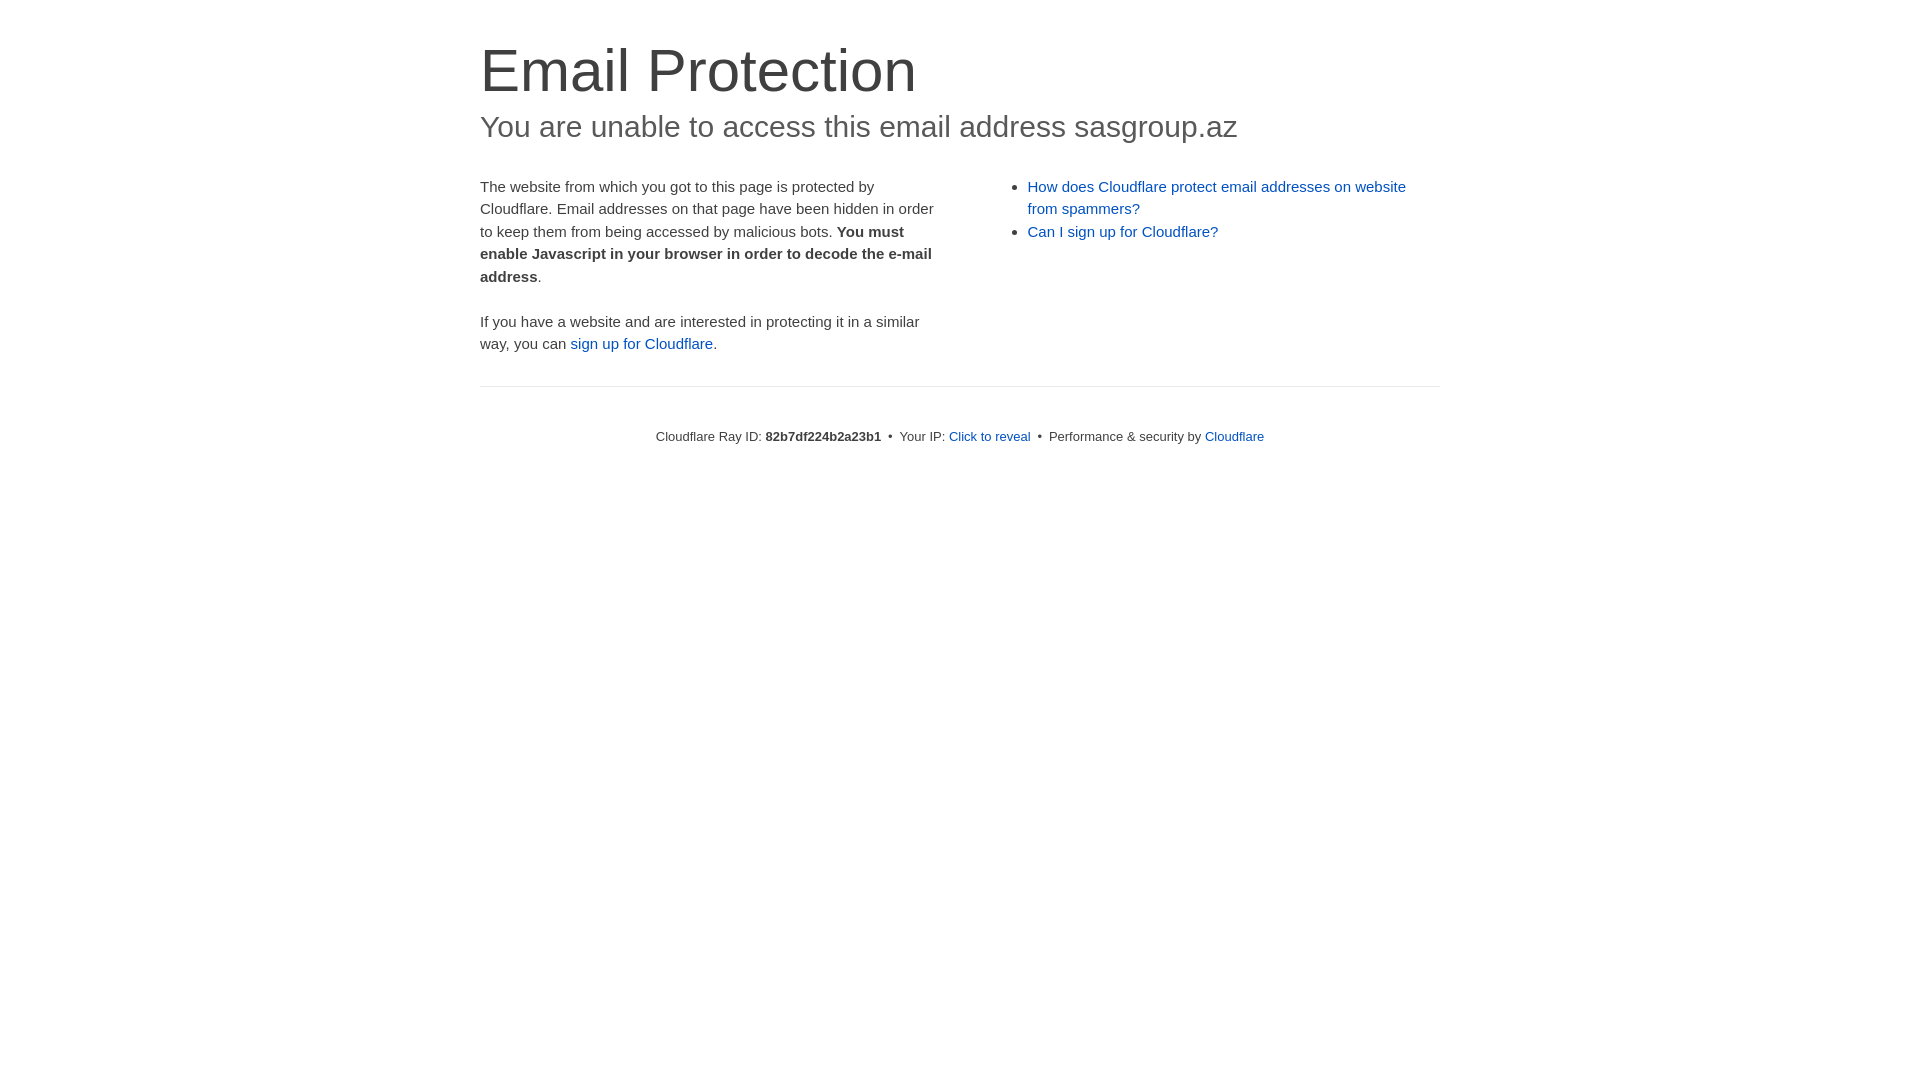 The width and height of the screenshot is (1920, 1080). What do you see at coordinates (642, 342) in the screenshot?
I see `'sign up for Cloudflare'` at bounding box center [642, 342].